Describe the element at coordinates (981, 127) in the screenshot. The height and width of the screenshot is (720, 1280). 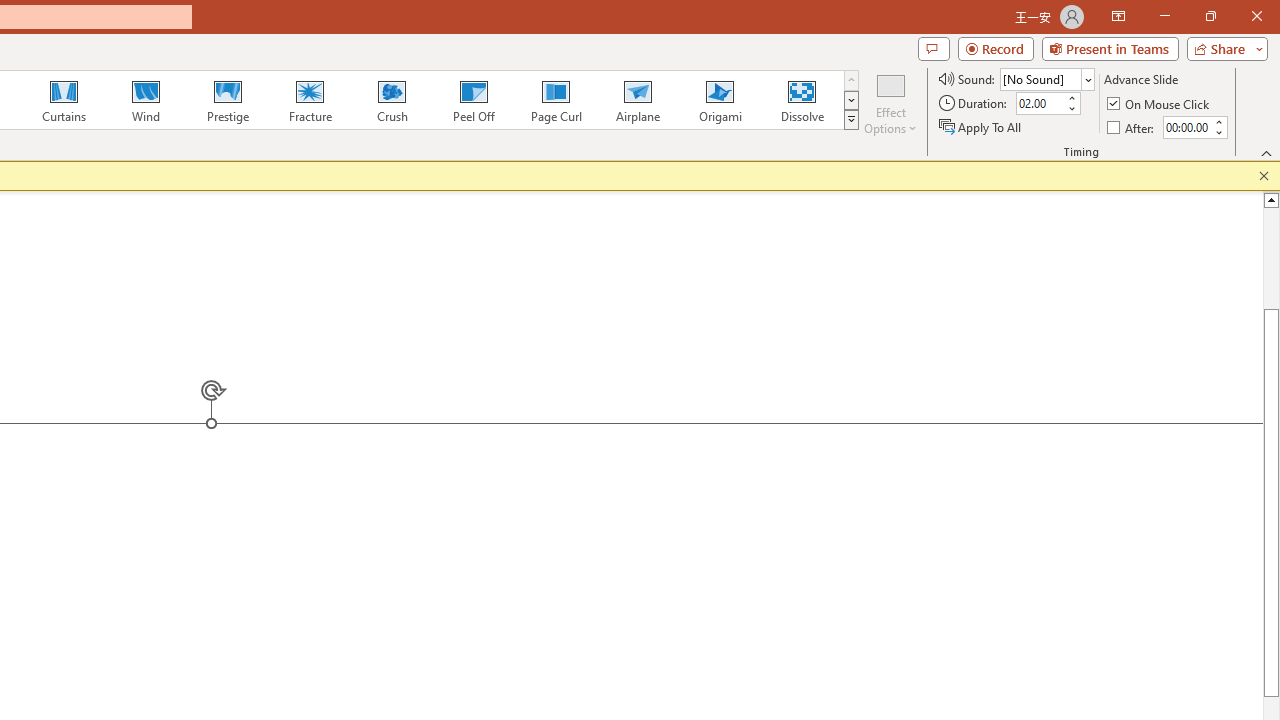
I see `'Apply To All'` at that location.